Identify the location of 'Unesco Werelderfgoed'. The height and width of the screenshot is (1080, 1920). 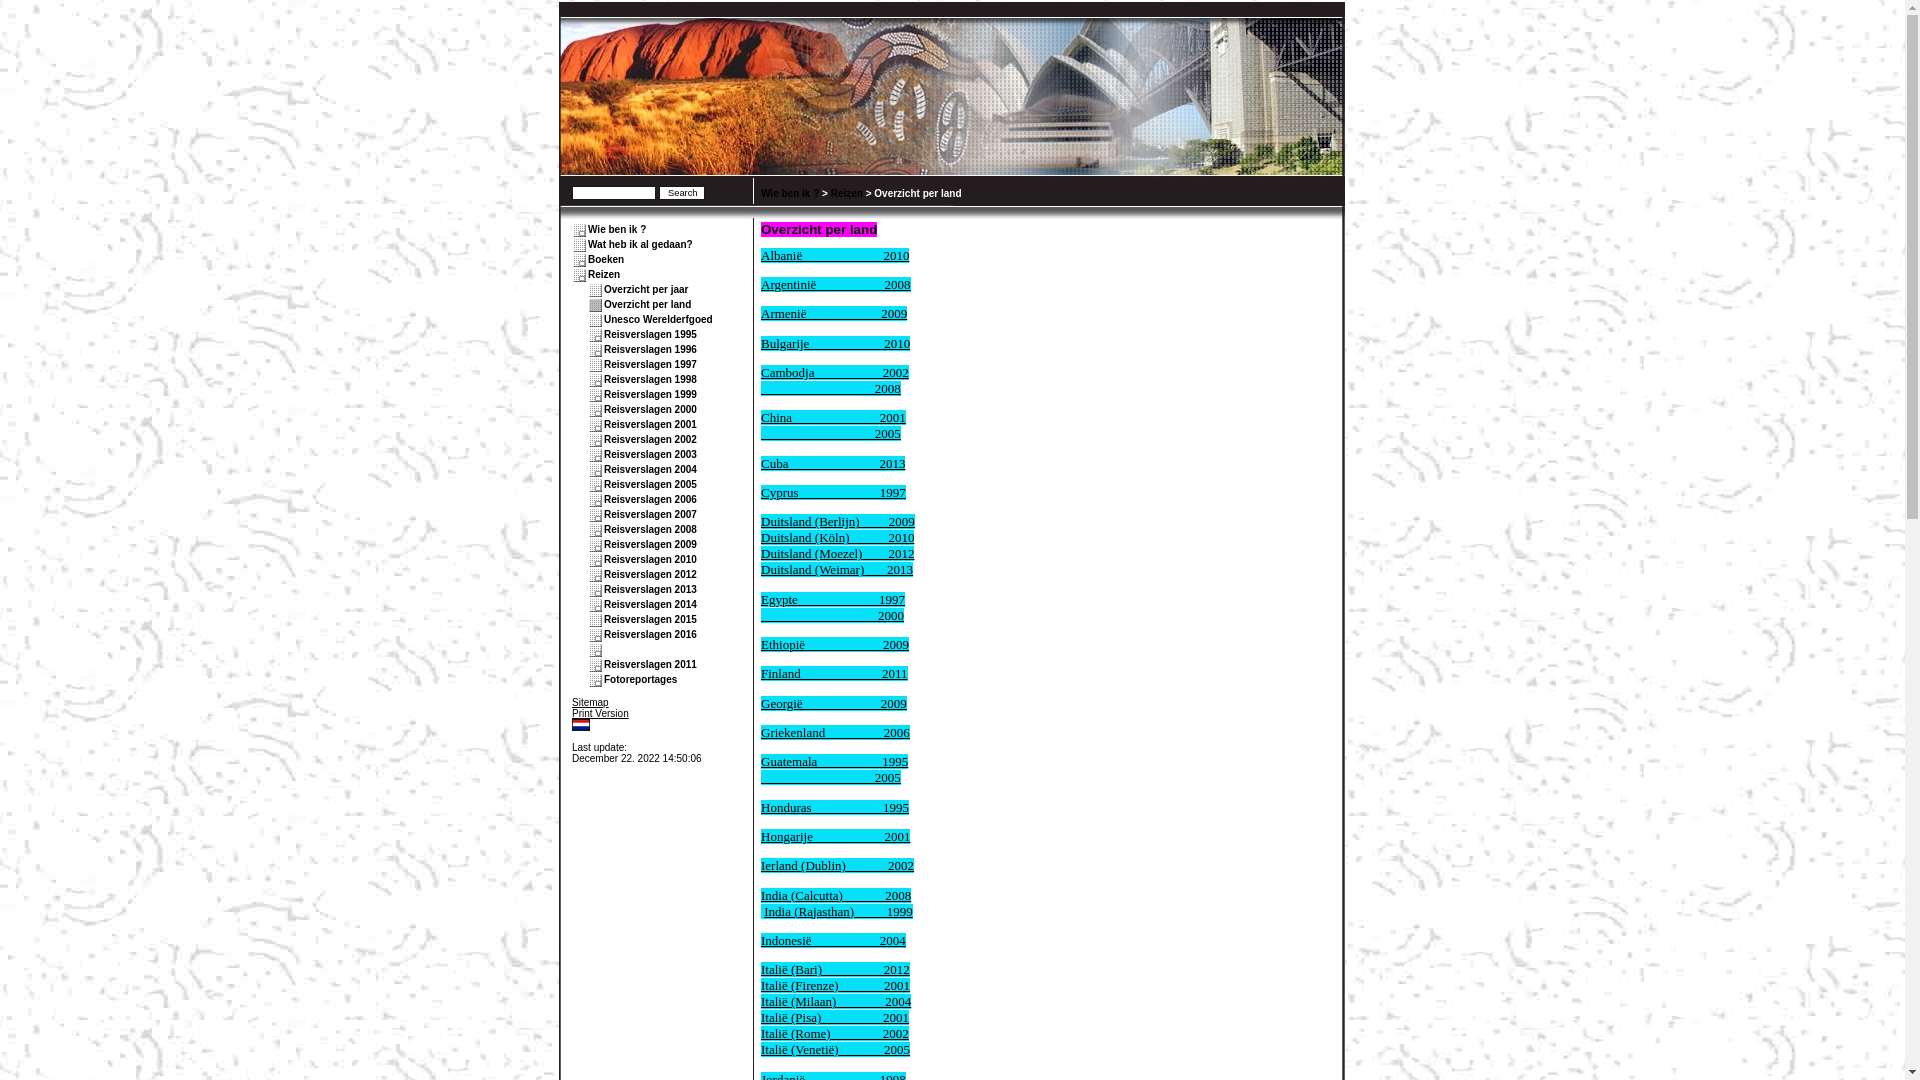
(658, 318).